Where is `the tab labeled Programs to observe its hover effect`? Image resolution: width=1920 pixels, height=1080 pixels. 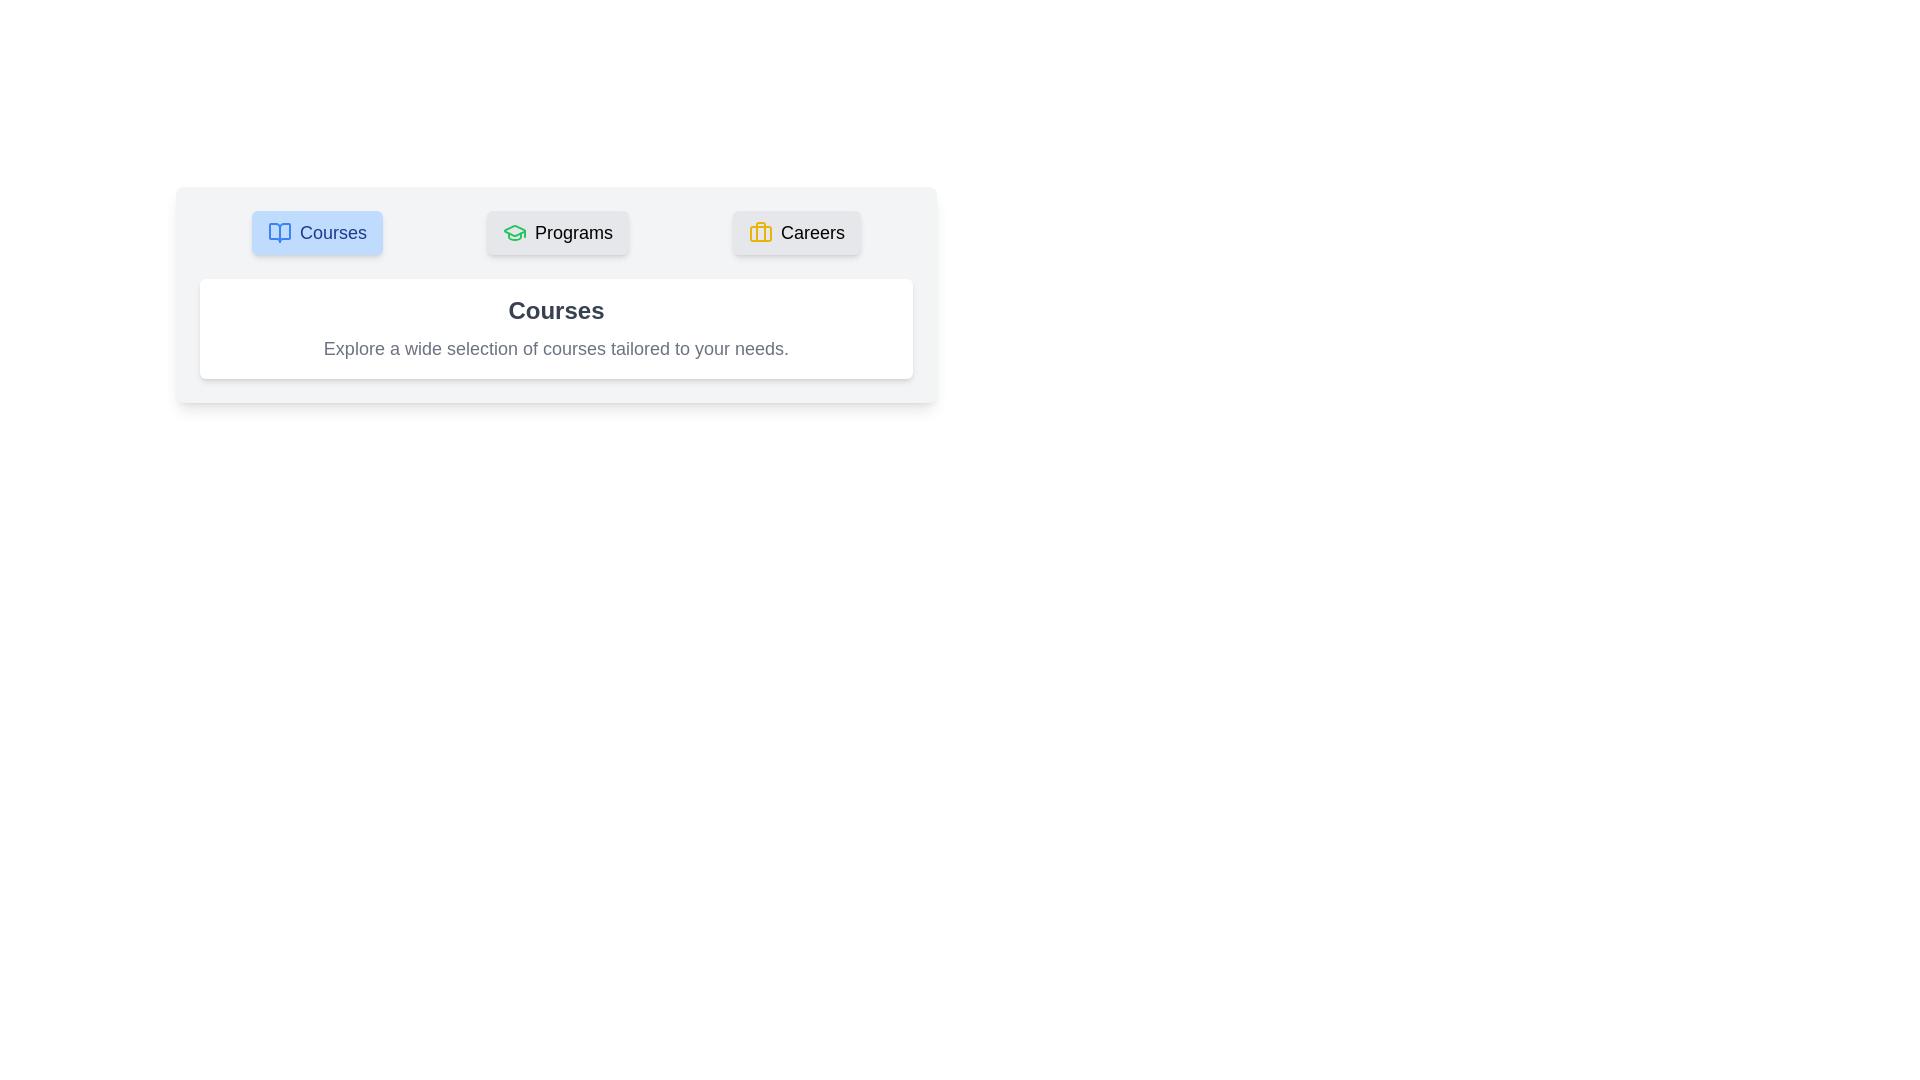
the tab labeled Programs to observe its hover effect is located at coordinates (557, 231).